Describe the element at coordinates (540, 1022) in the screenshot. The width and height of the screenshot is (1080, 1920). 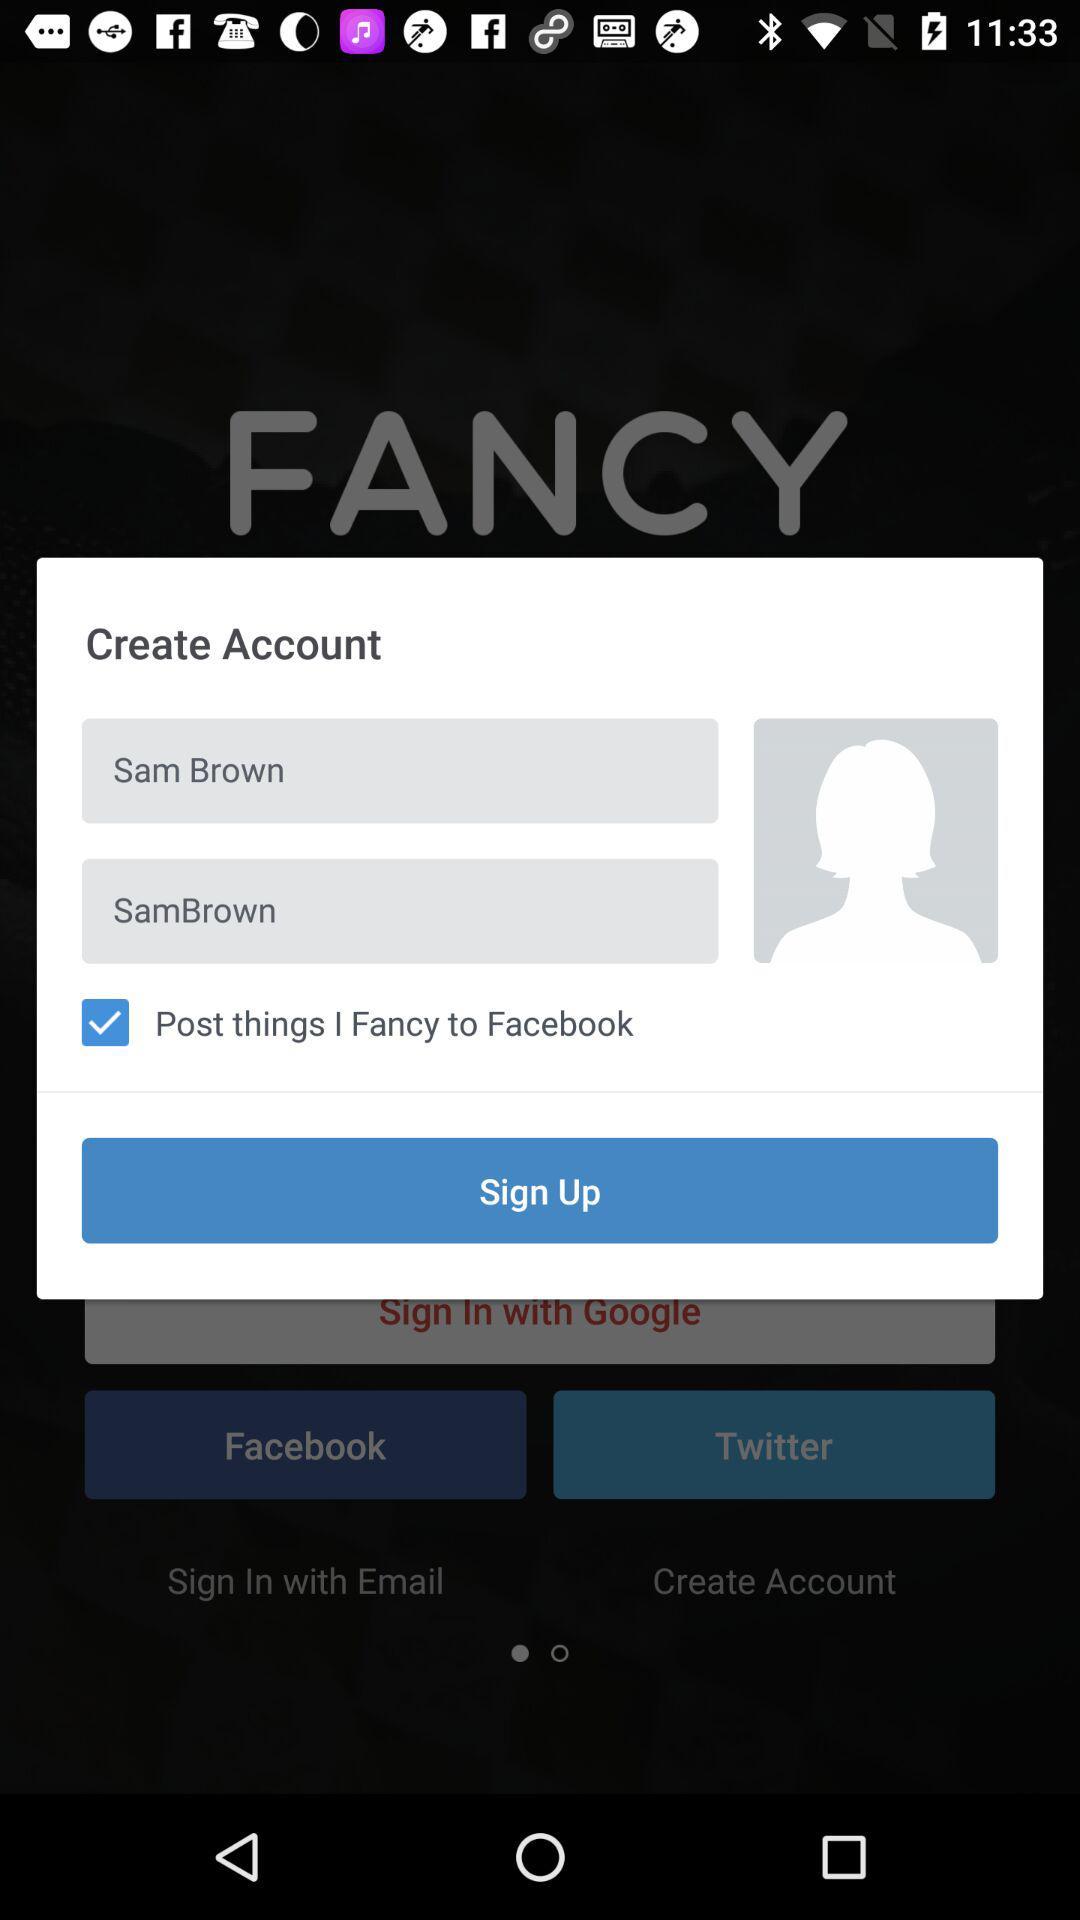
I see `the icon below sambrown` at that location.